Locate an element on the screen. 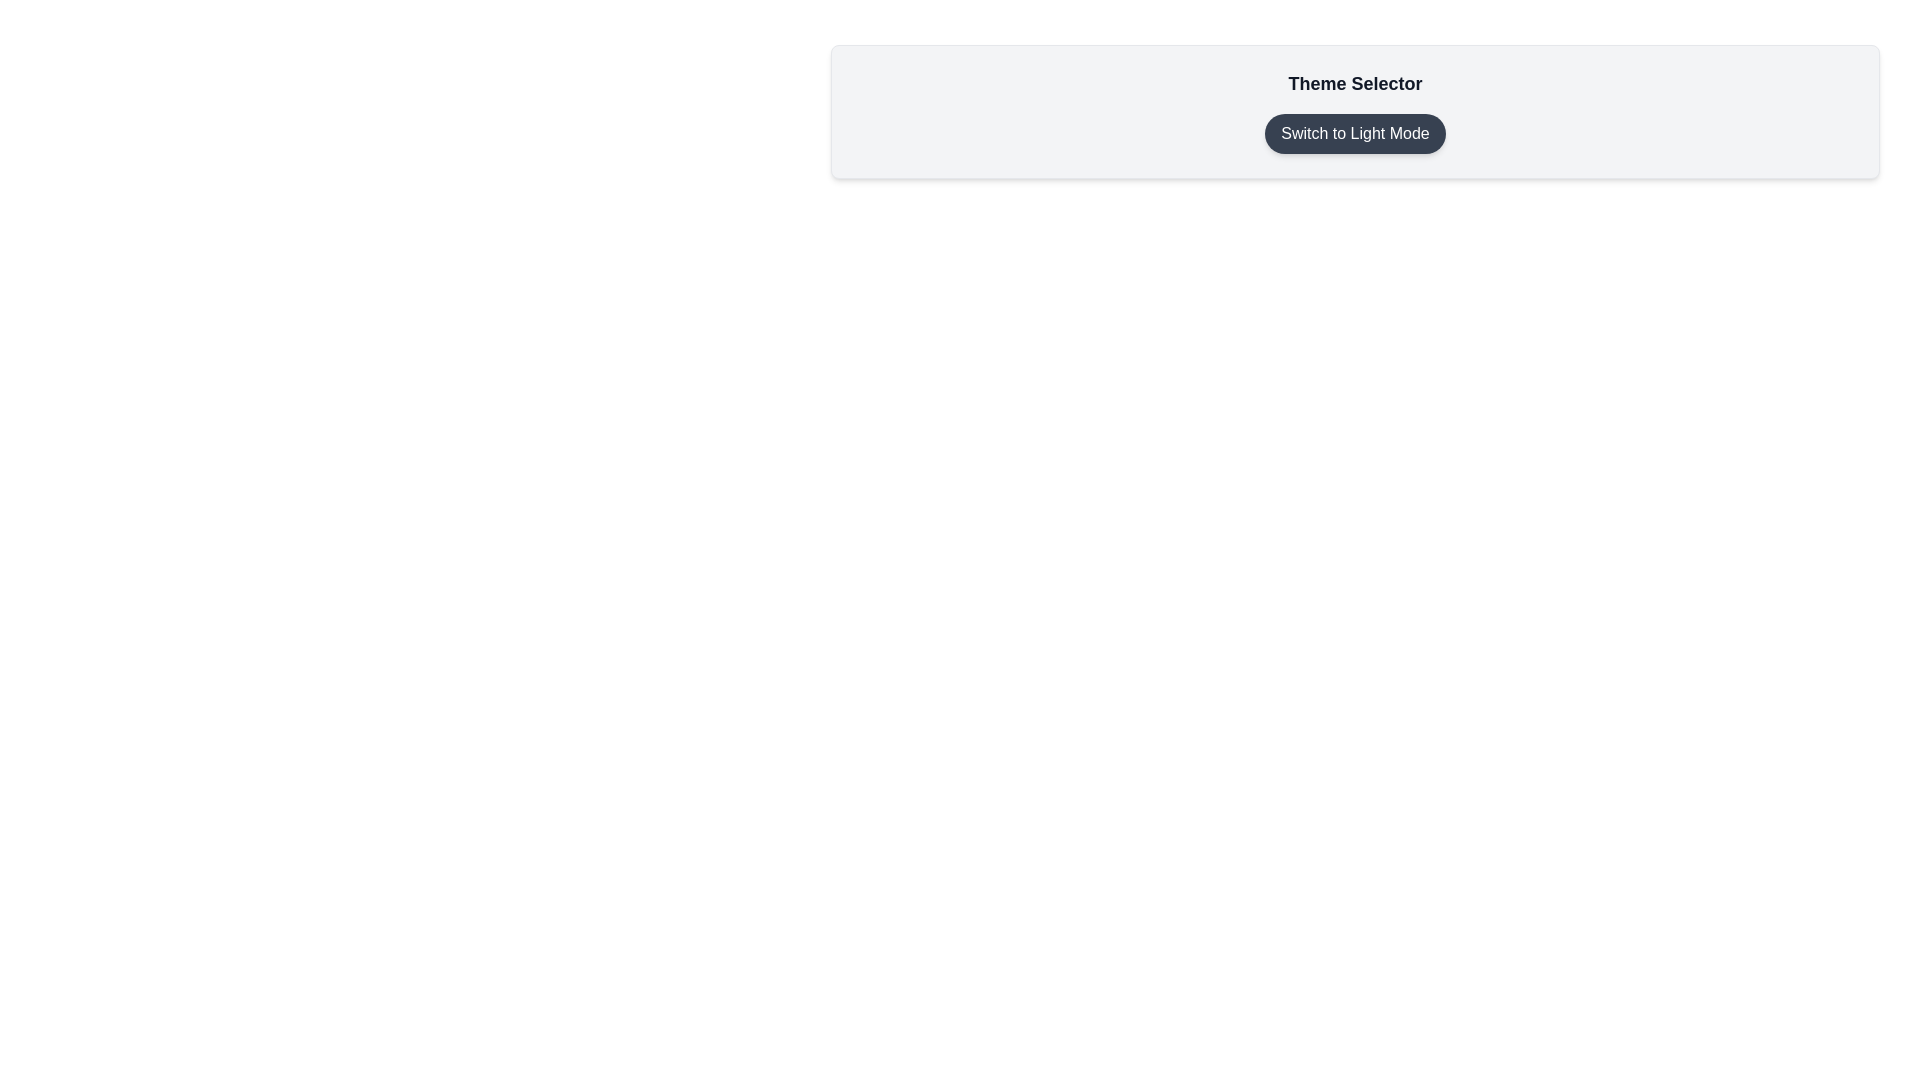  the button labeled 'Switch to Light Mode' to toggle the theme mode is located at coordinates (1355, 134).